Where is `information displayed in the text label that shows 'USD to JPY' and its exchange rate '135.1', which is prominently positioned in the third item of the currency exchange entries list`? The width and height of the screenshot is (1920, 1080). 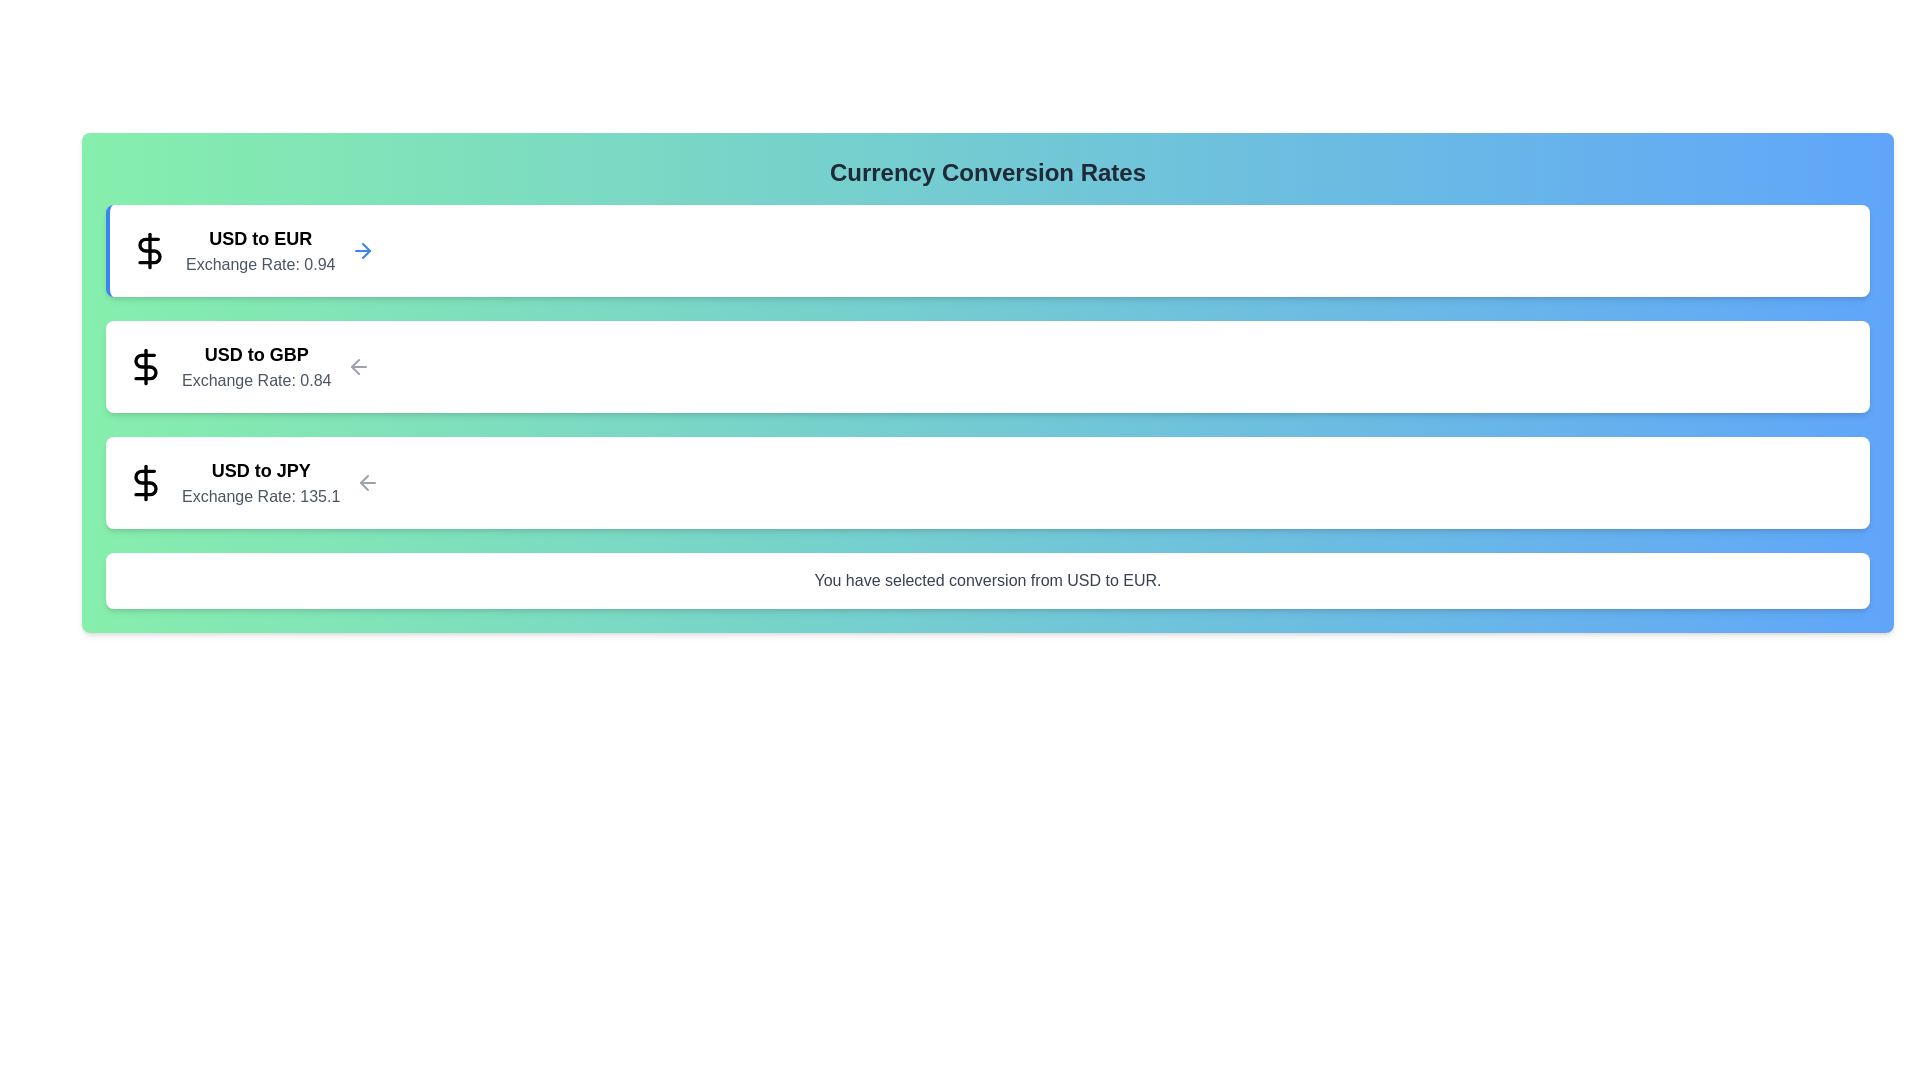 information displayed in the text label that shows 'USD to JPY' and its exchange rate '135.1', which is prominently positioned in the third item of the currency exchange entries list is located at coordinates (260, 482).